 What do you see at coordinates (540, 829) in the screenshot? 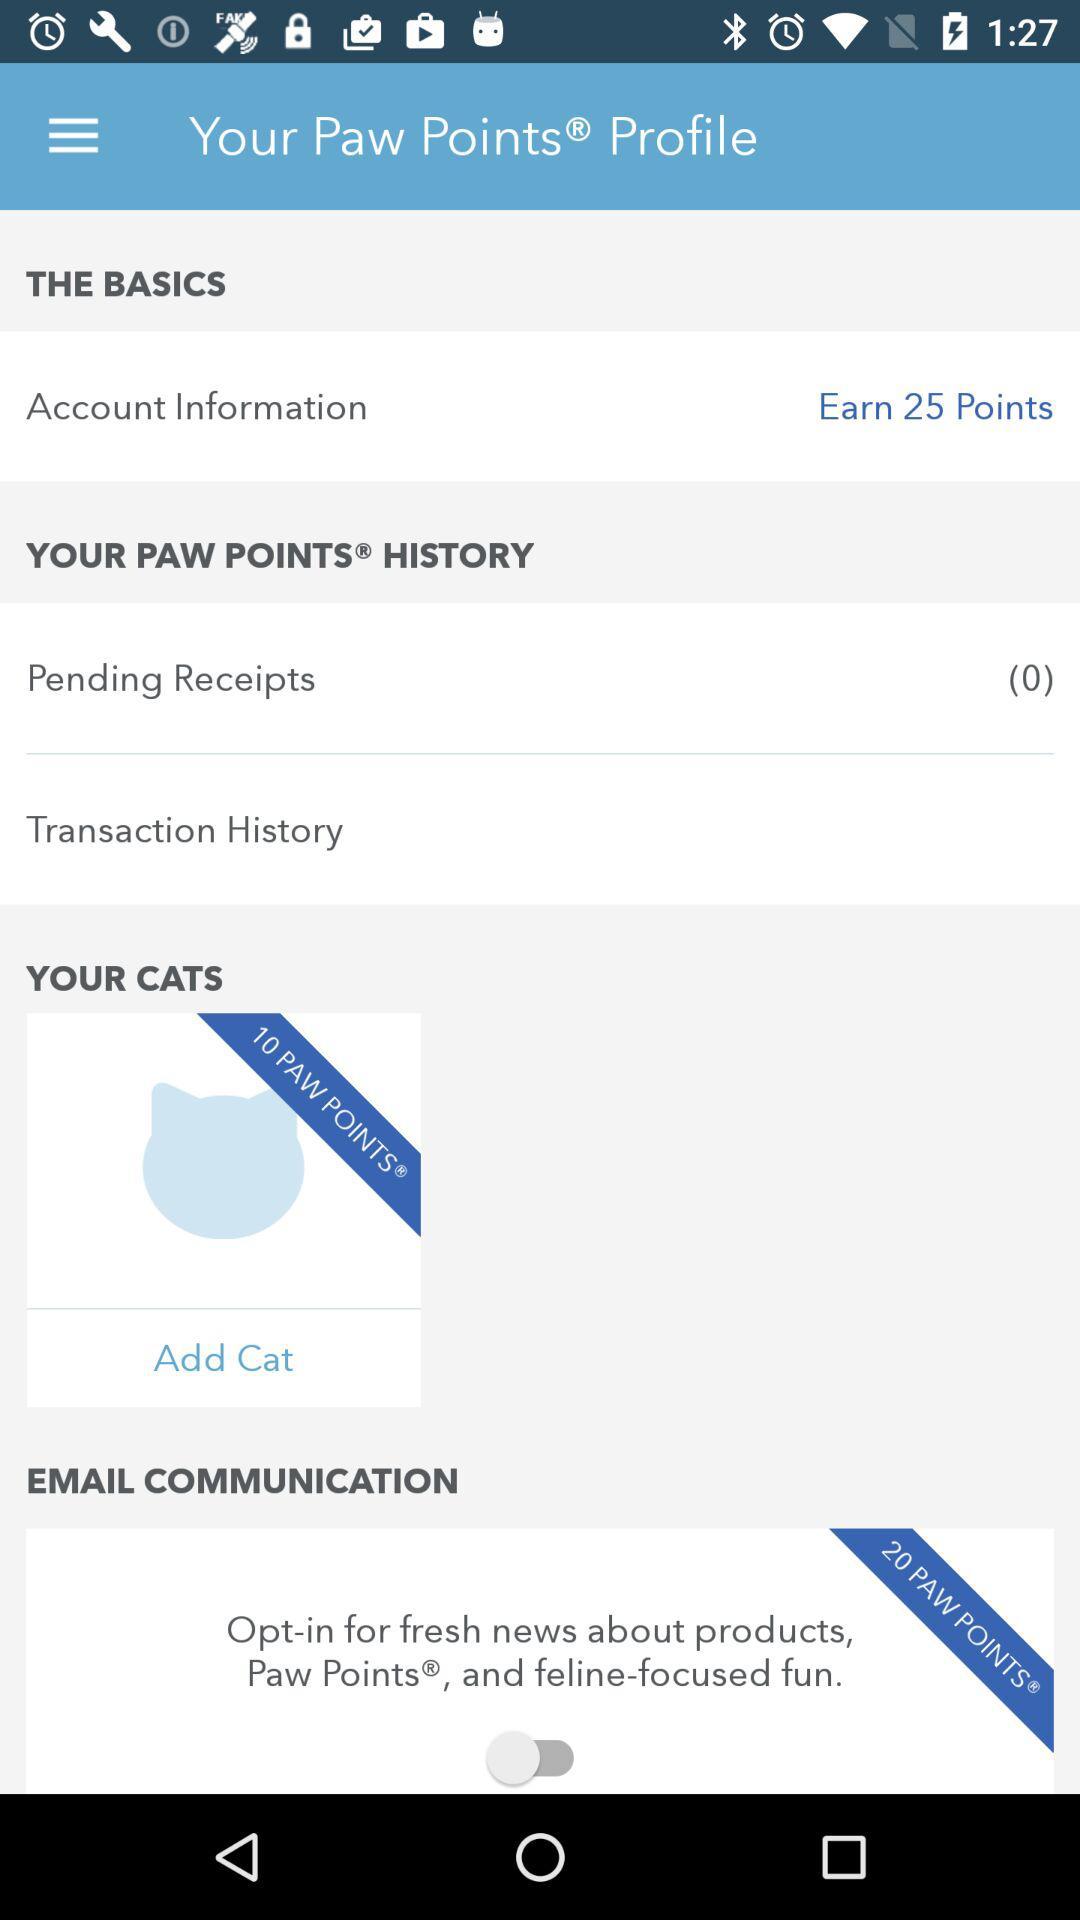
I see `item above the your cats item` at bounding box center [540, 829].